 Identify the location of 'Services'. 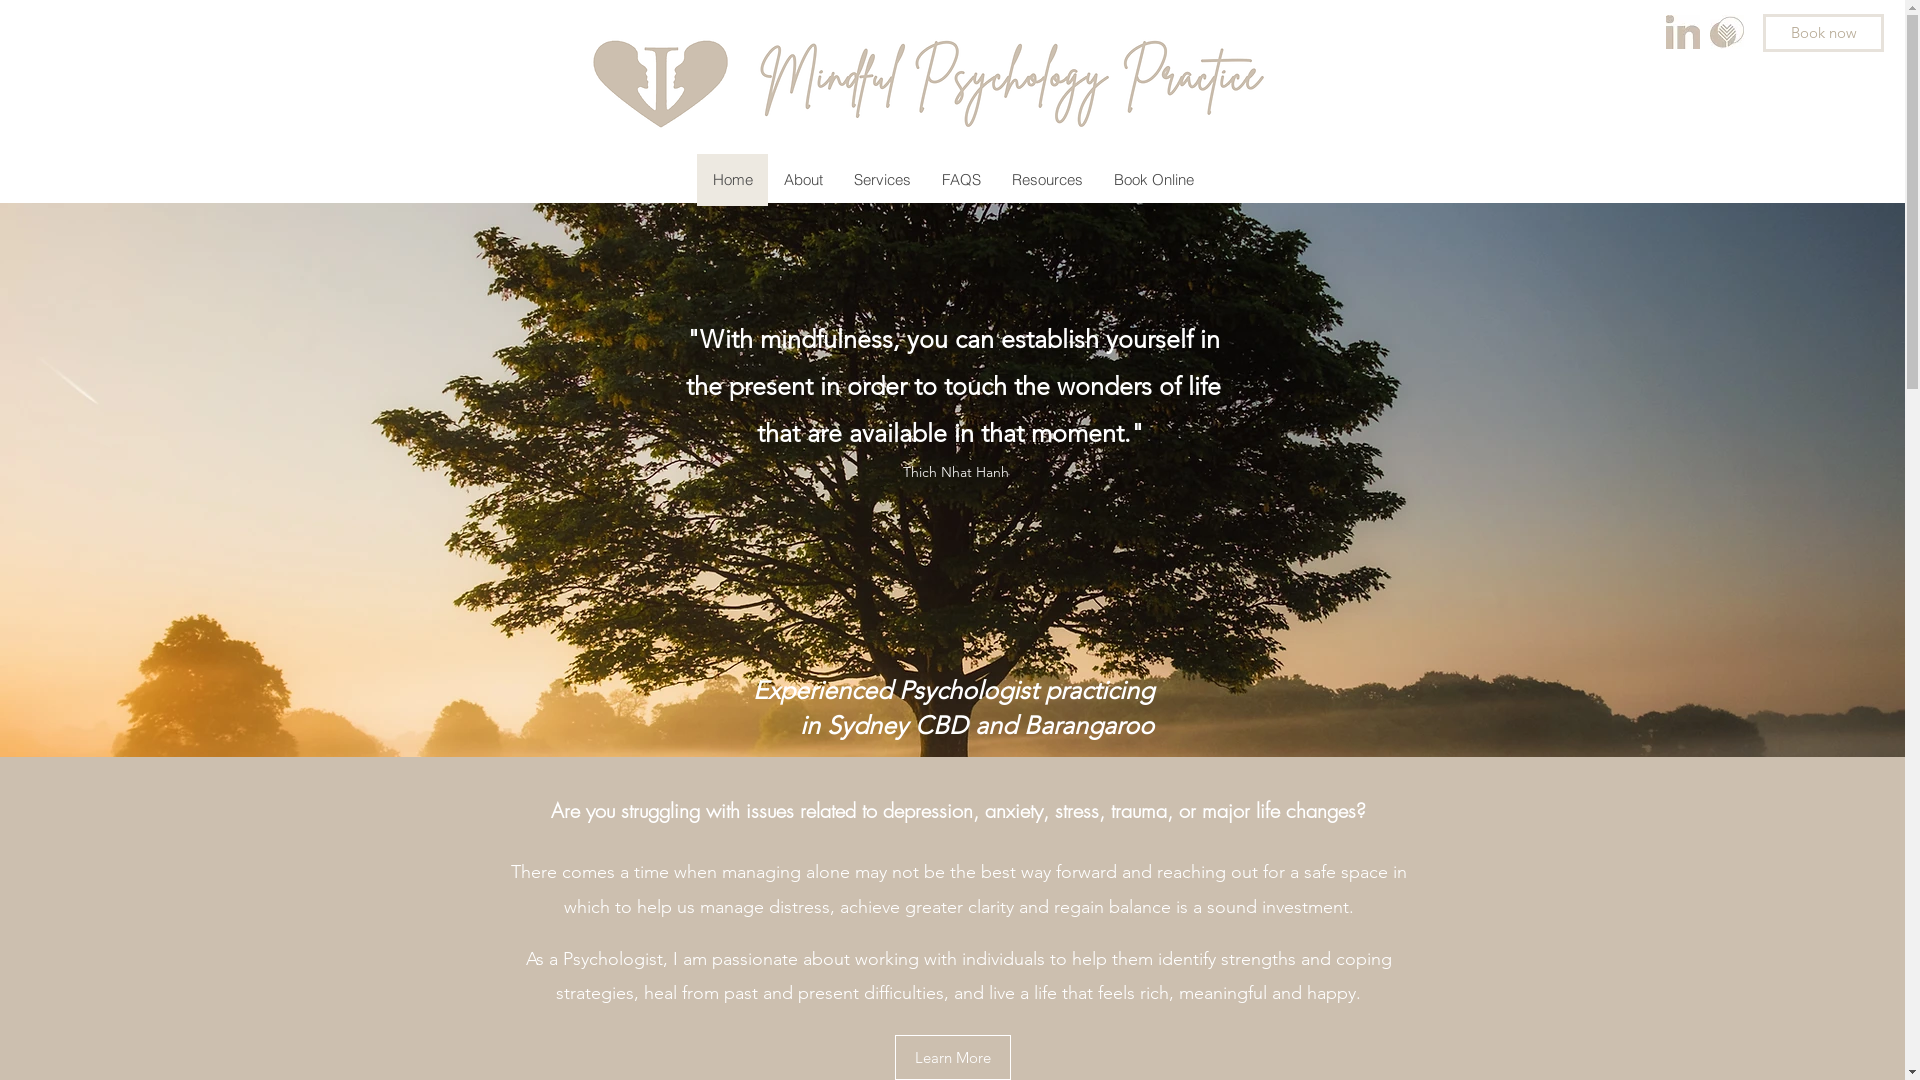
(881, 180).